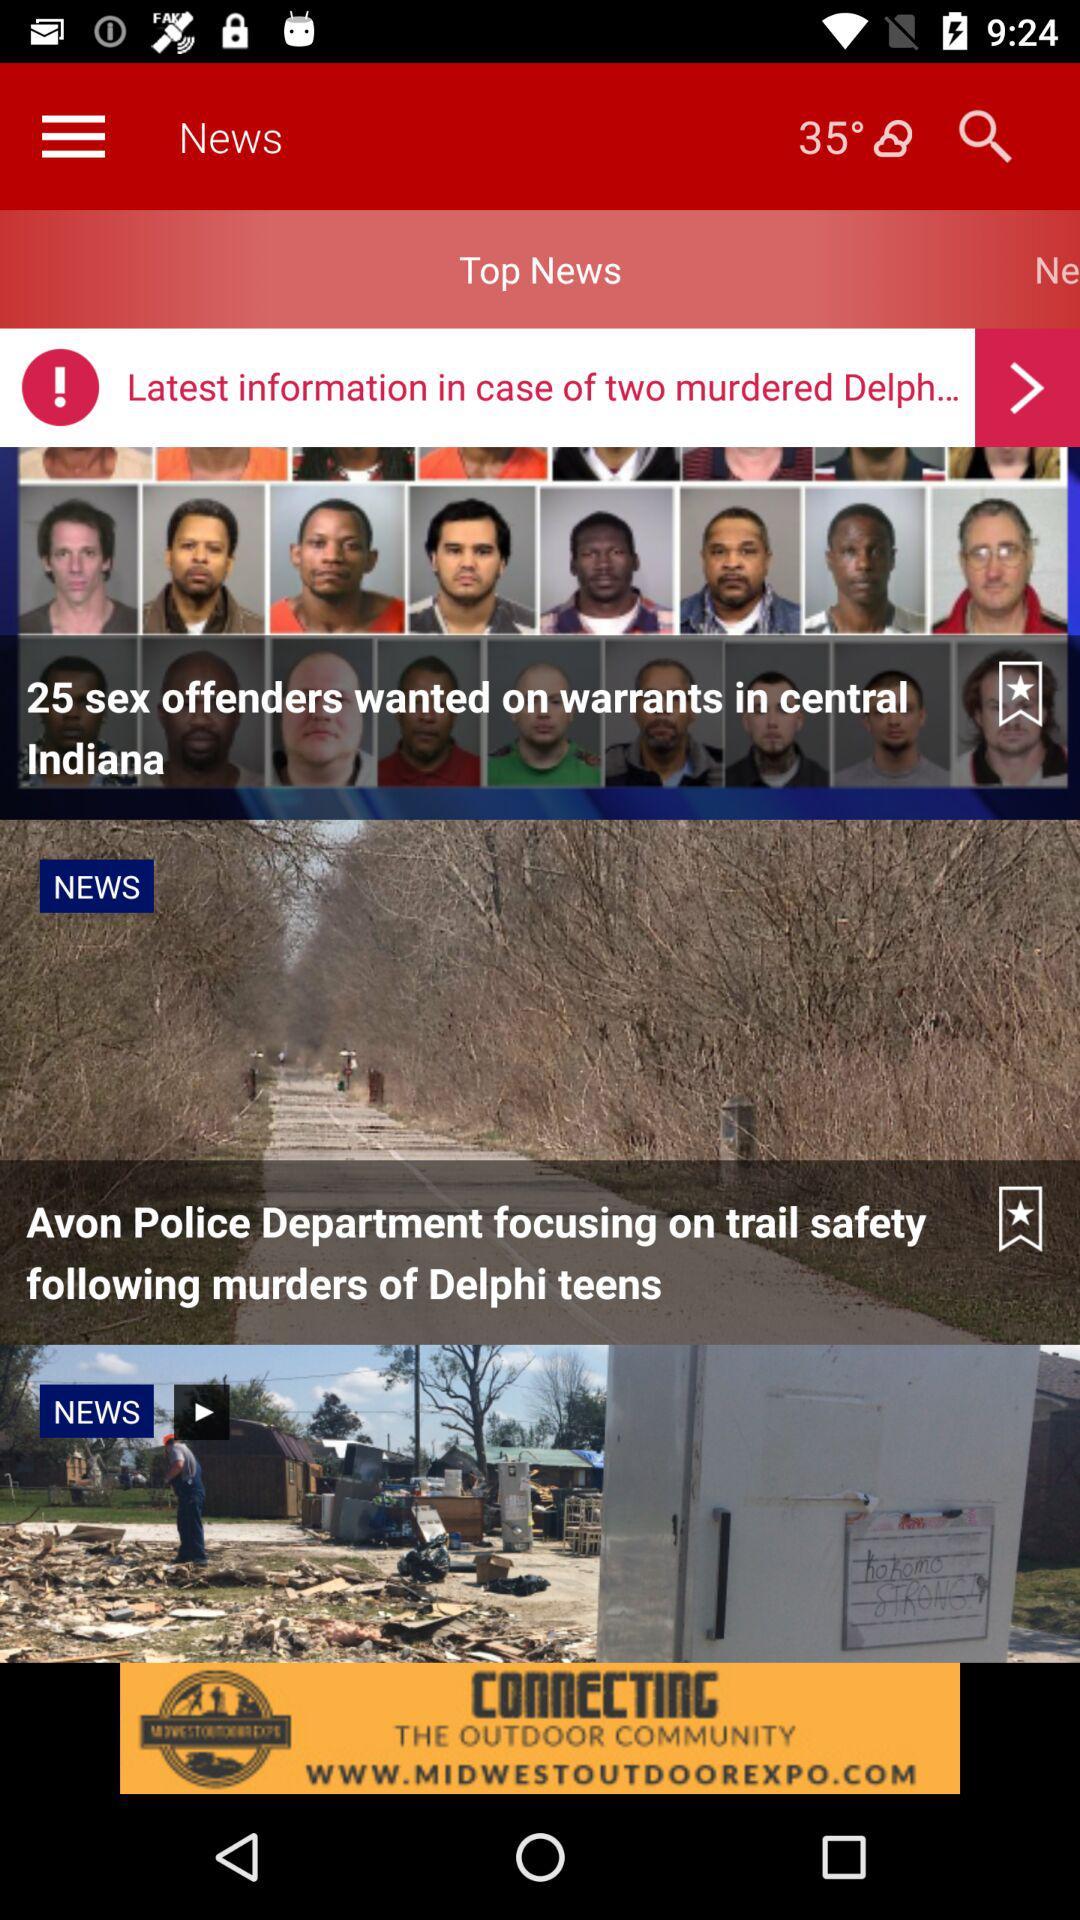 The width and height of the screenshot is (1080, 1920). I want to click on advertisement, so click(540, 1727).